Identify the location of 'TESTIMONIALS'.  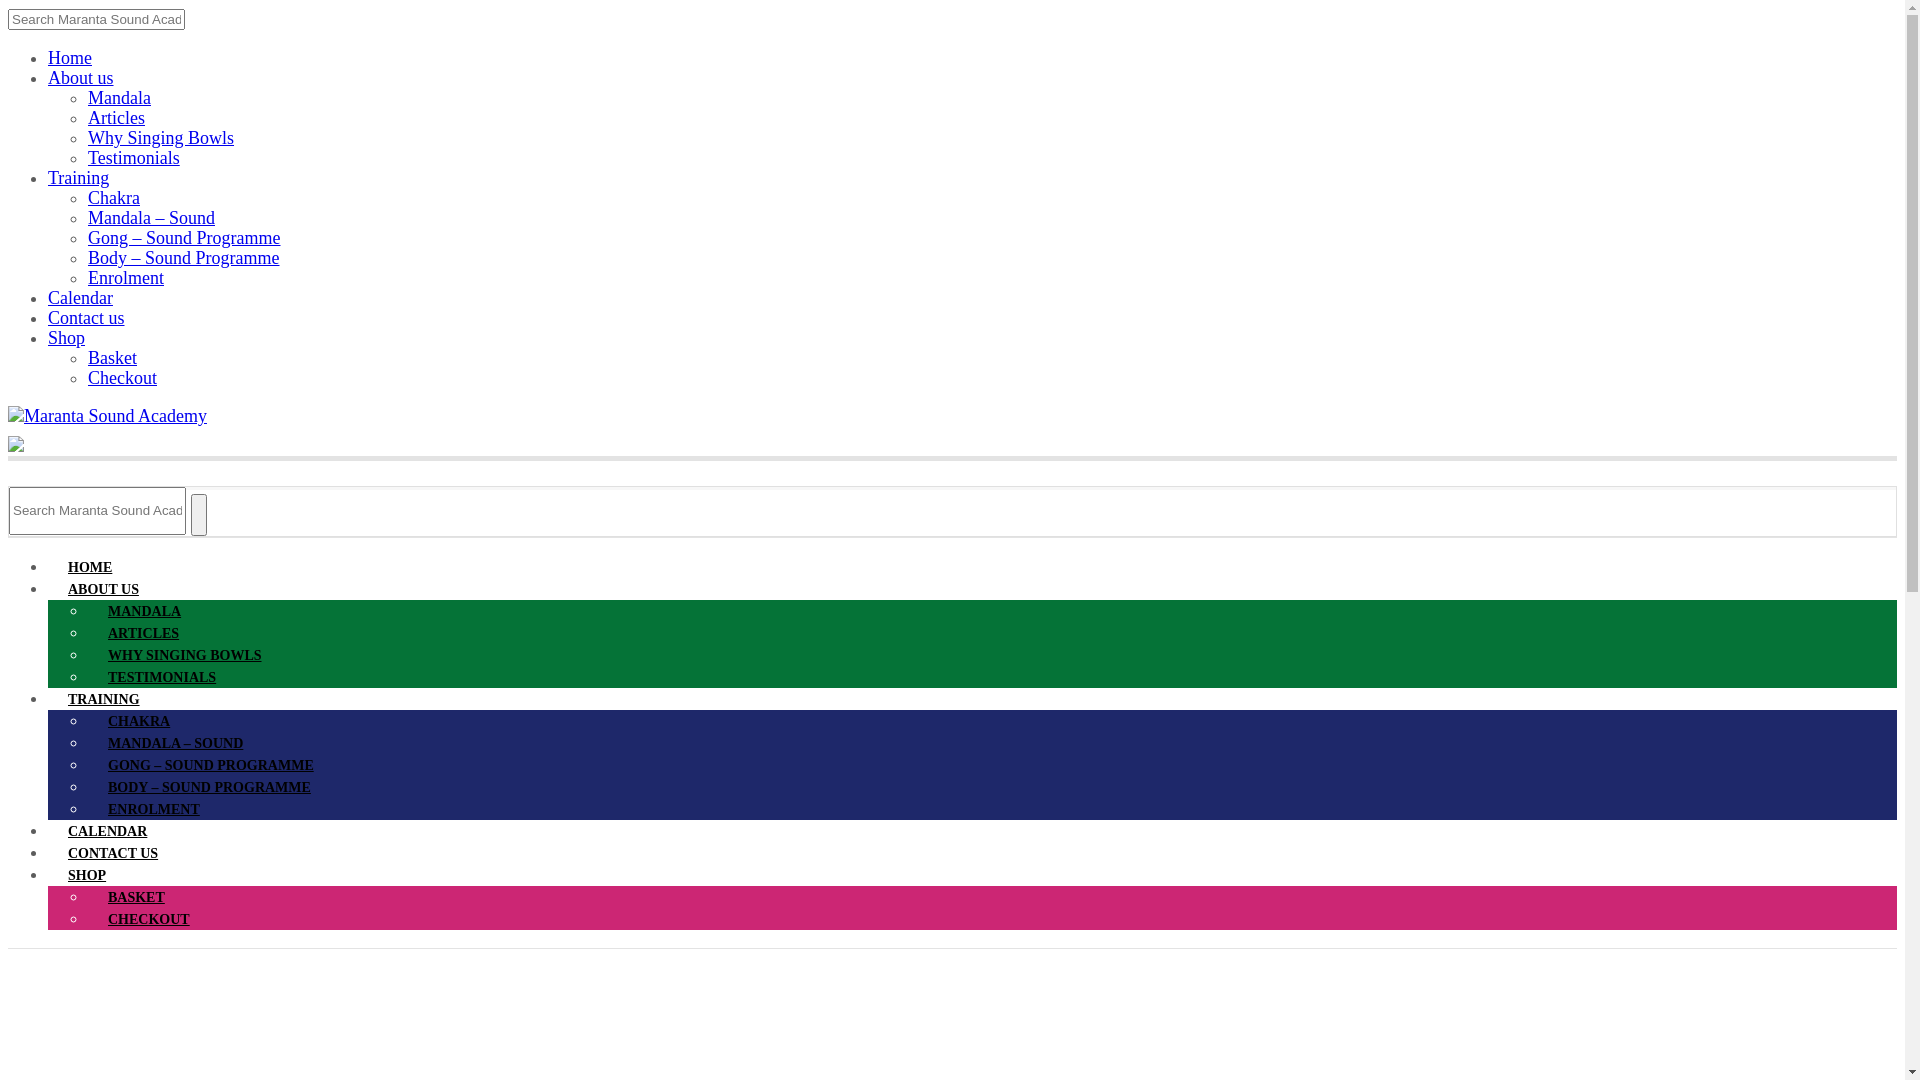
(162, 676).